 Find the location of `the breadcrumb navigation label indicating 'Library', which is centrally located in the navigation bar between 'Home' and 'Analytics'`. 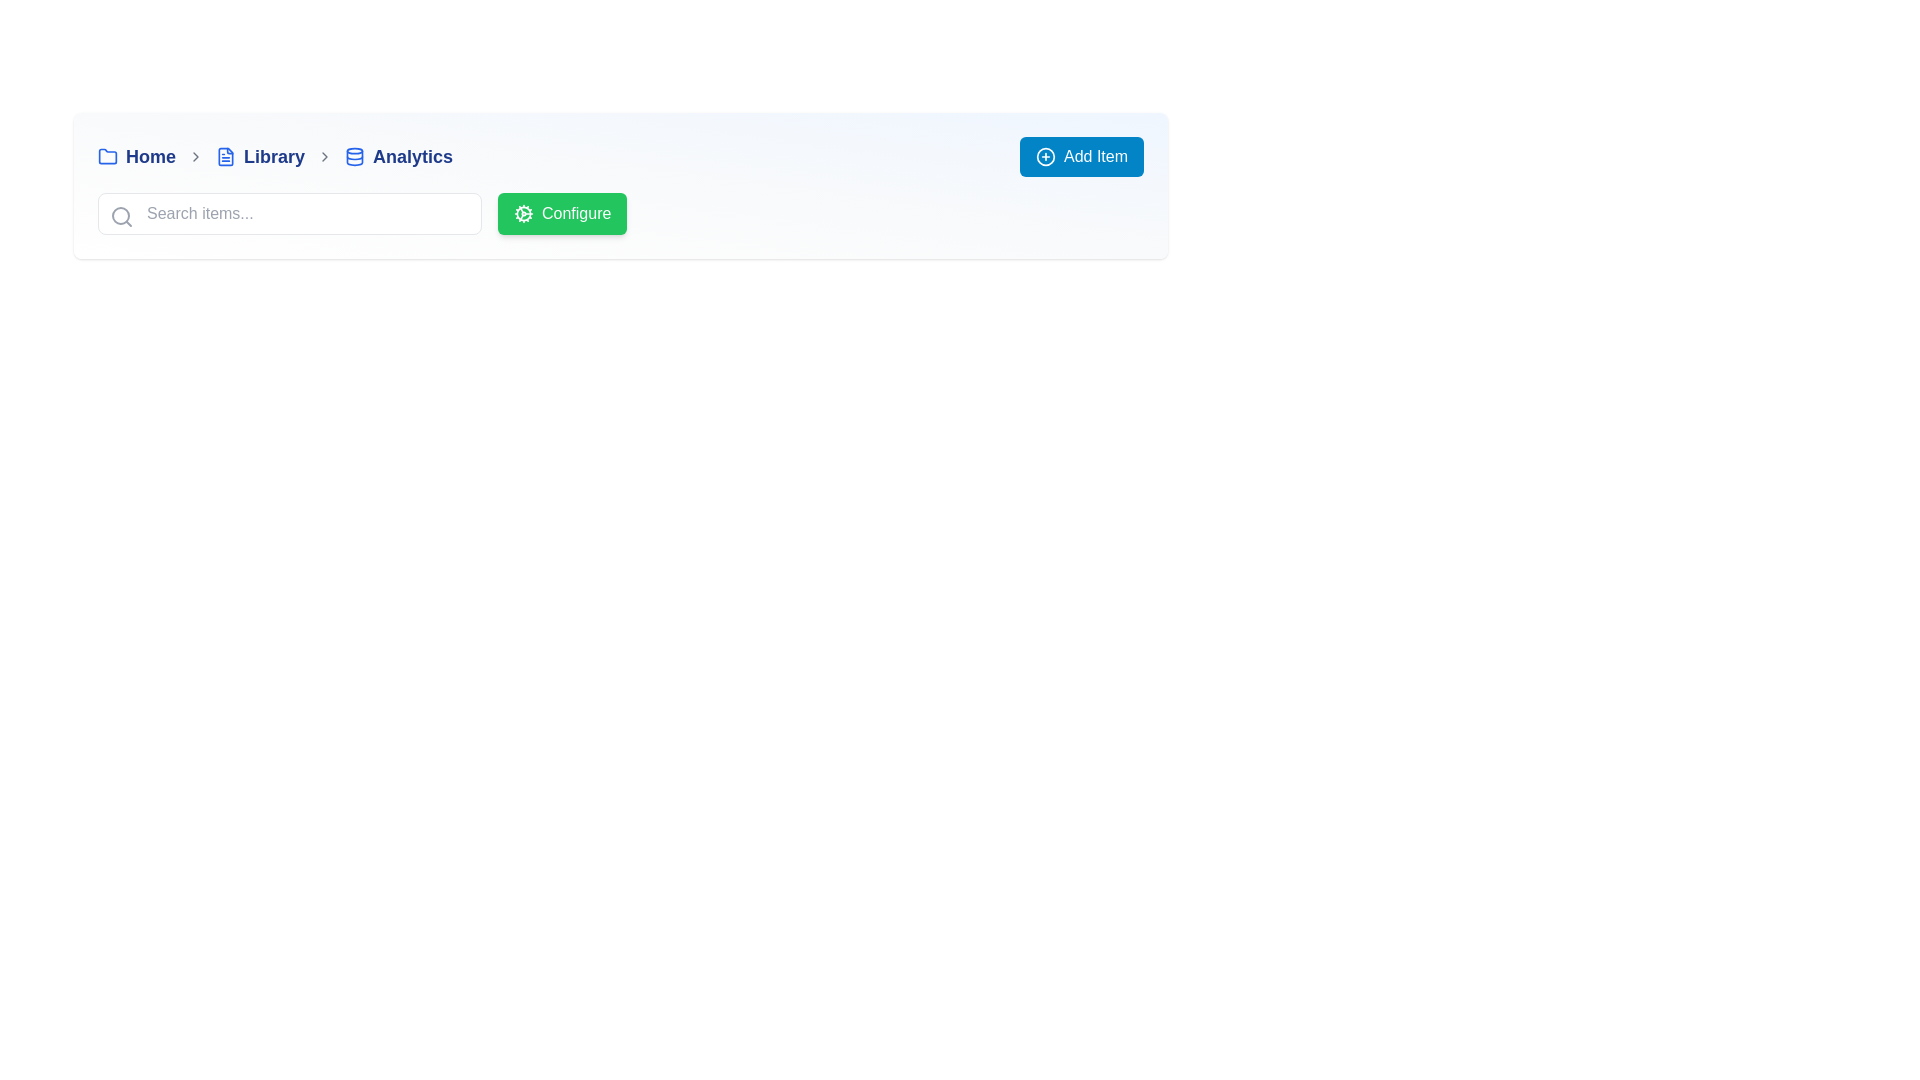

the breadcrumb navigation label indicating 'Library', which is centrally located in the navigation bar between 'Home' and 'Analytics' is located at coordinates (273, 156).